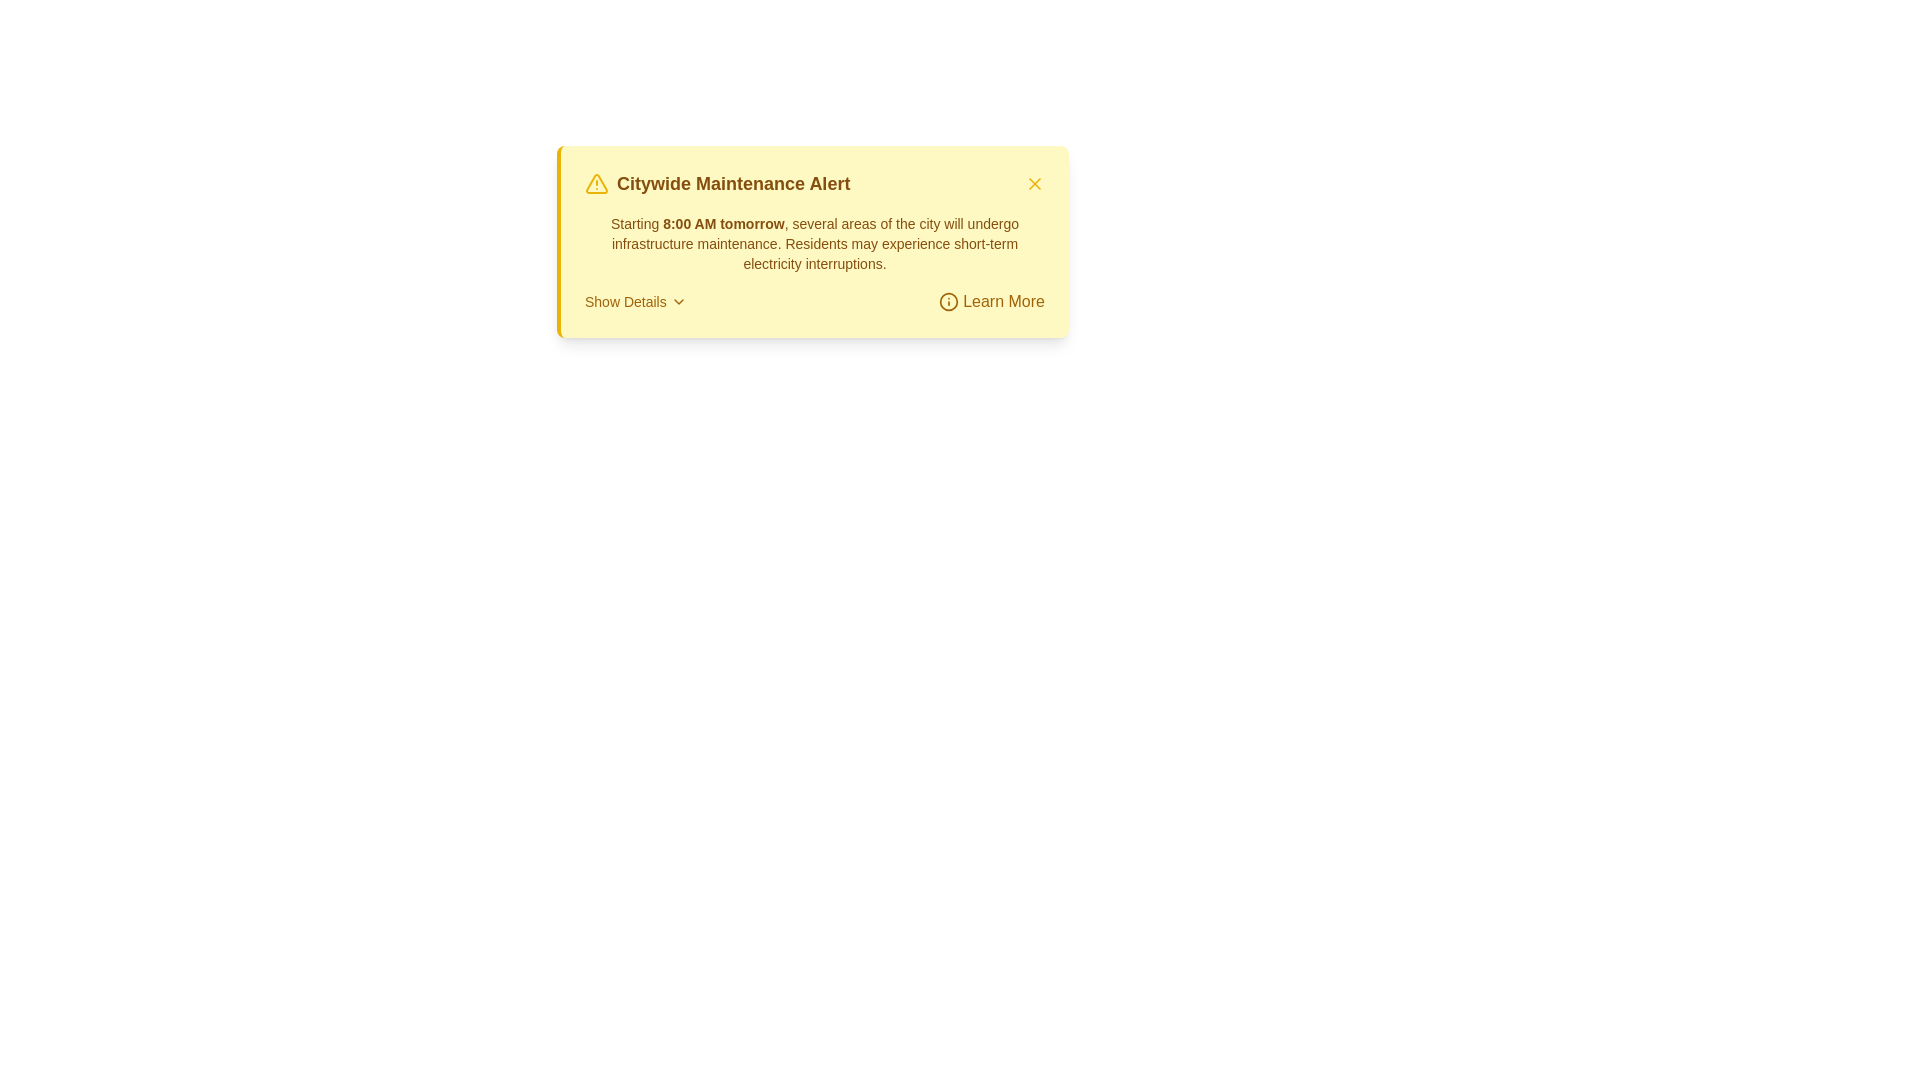  Describe the element at coordinates (1035, 184) in the screenshot. I see `the small square button with a cross icon located at the top-right corner of the yellow notification card labeled 'Citywide Maintenance Alert' to observe its color change from yellow to red` at that location.